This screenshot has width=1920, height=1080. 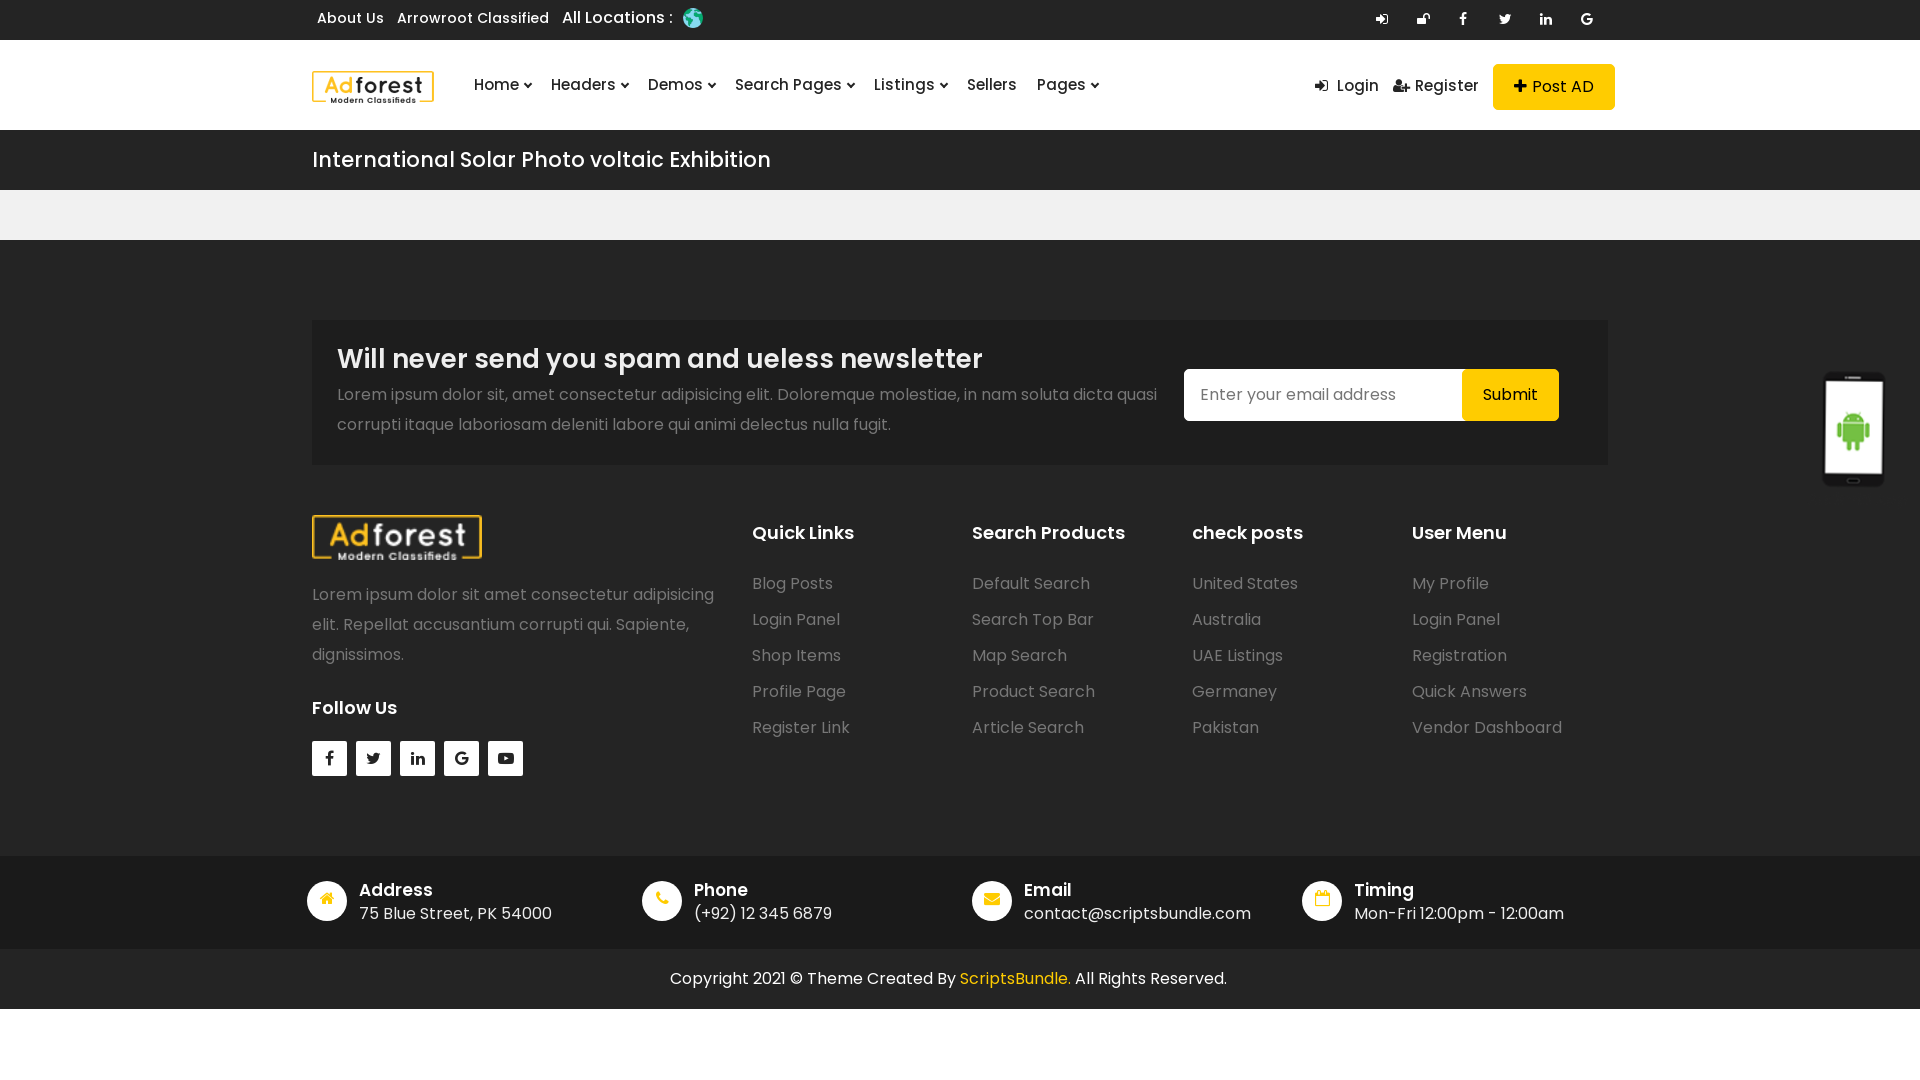 What do you see at coordinates (909, 83) in the screenshot?
I see `'Listings'` at bounding box center [909, 83].